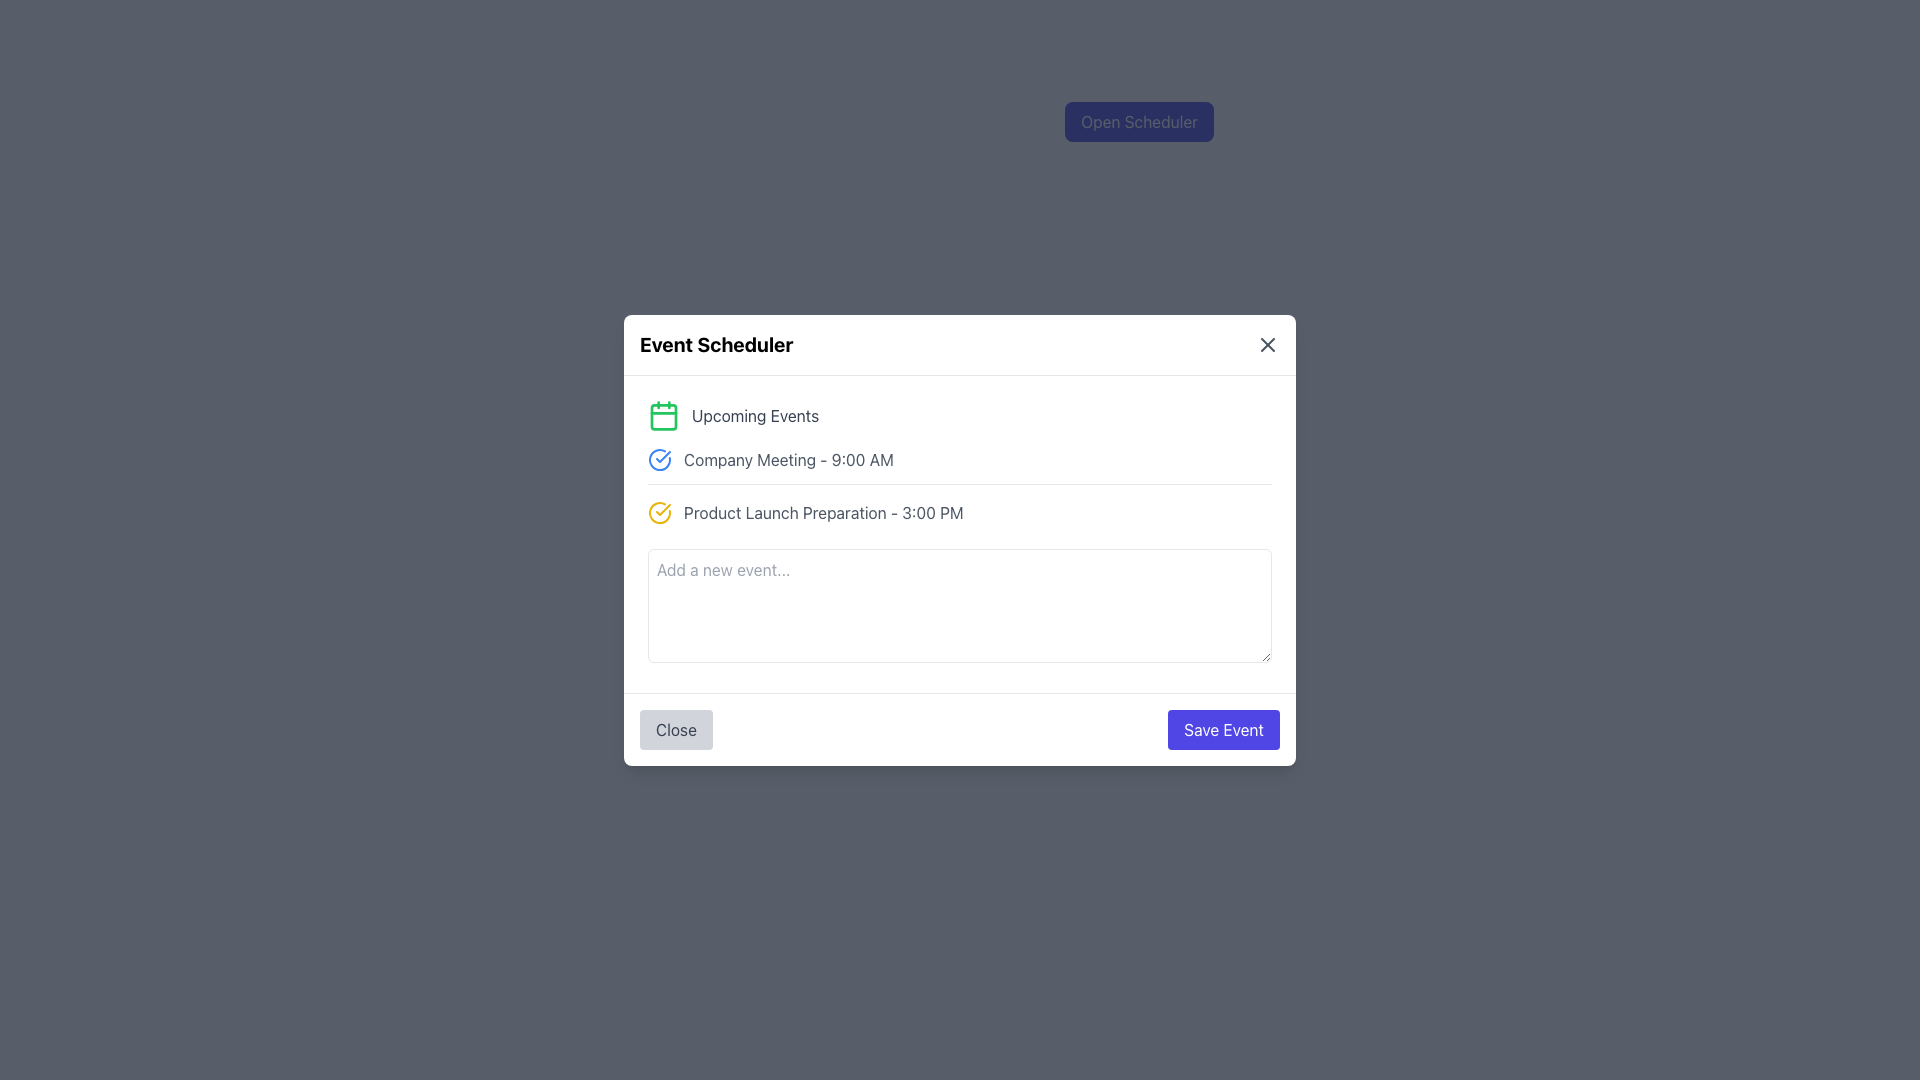  Describe the element at coordinates (660, 511) in the screenshot. I see `the status icon located to the left of the text 'Product Launch Preparation - 3:00 PM', which serves as a visual cue for users` at that location.